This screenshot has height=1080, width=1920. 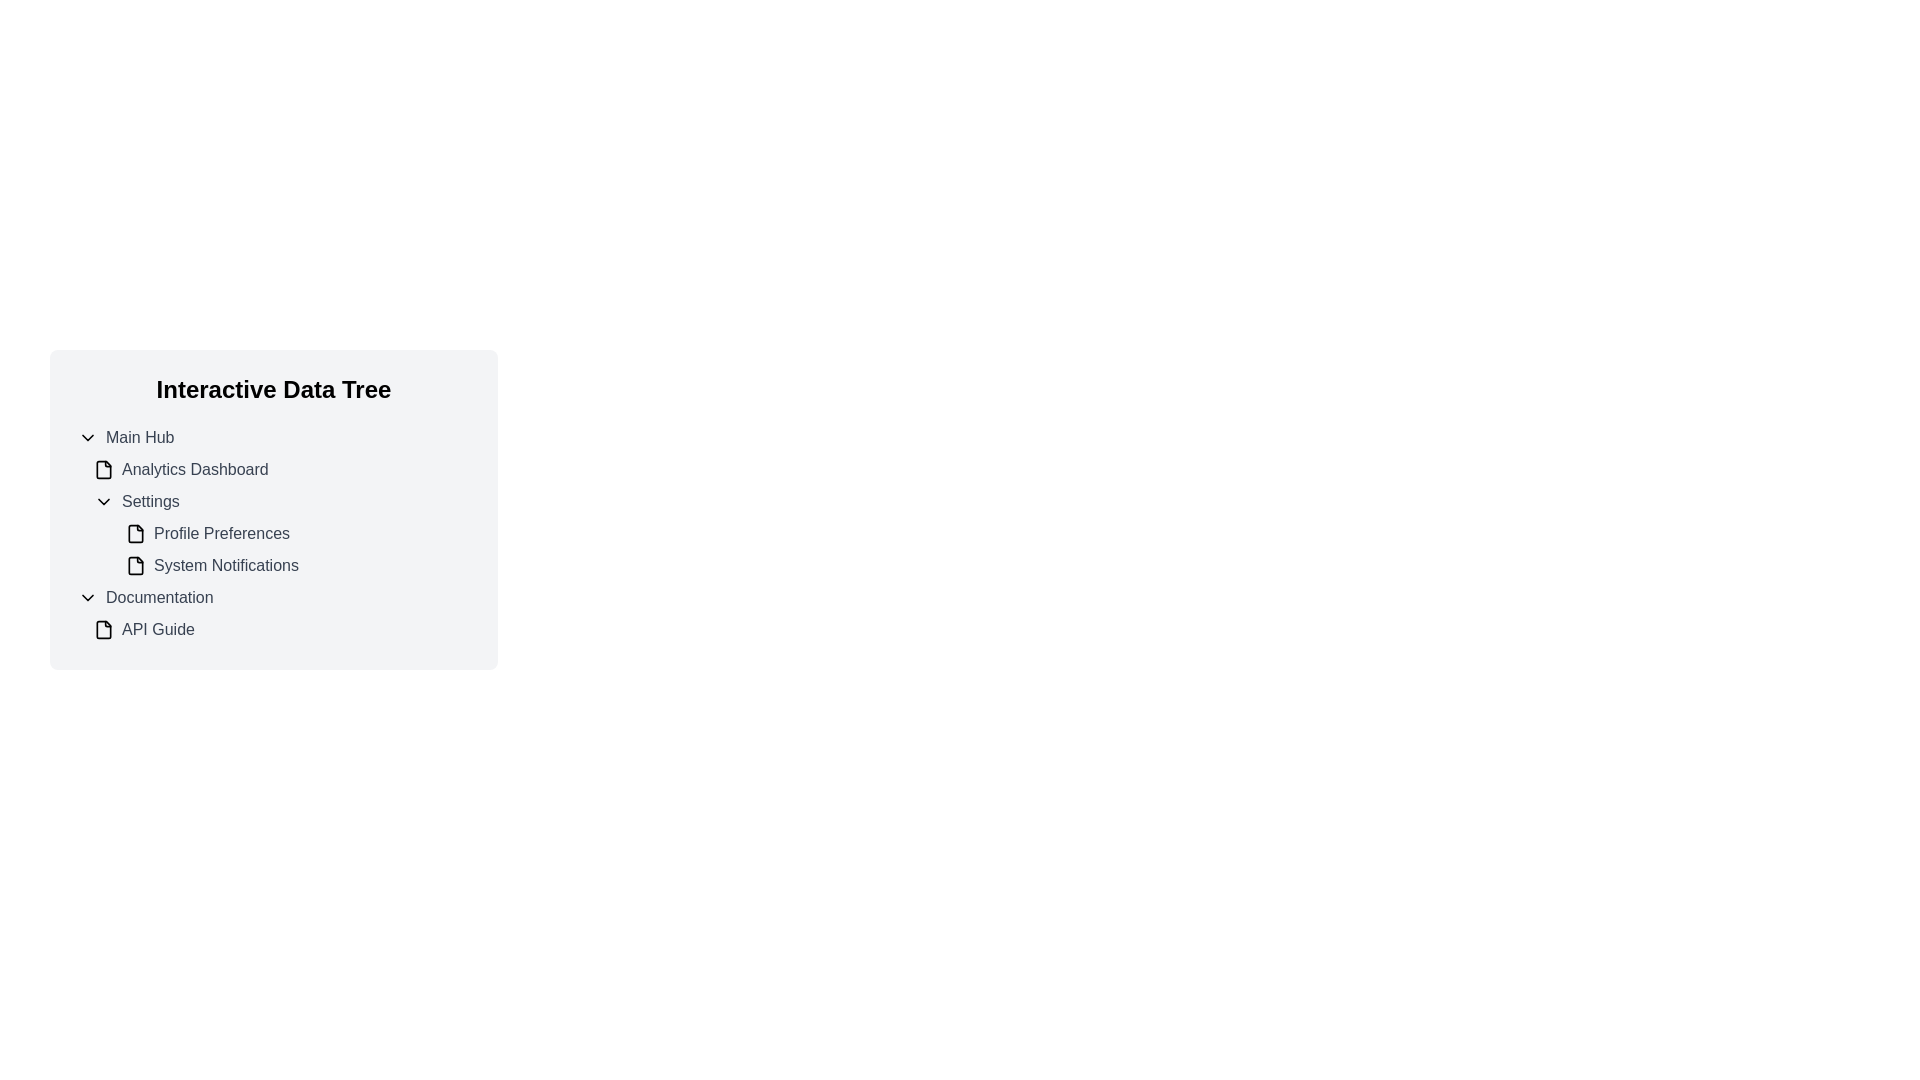 I want to click on the icon representing a file or document associated with 'Analytics Dashboard' located to the left of the text in the second row of the tree structure, so click(x=103, y=470).